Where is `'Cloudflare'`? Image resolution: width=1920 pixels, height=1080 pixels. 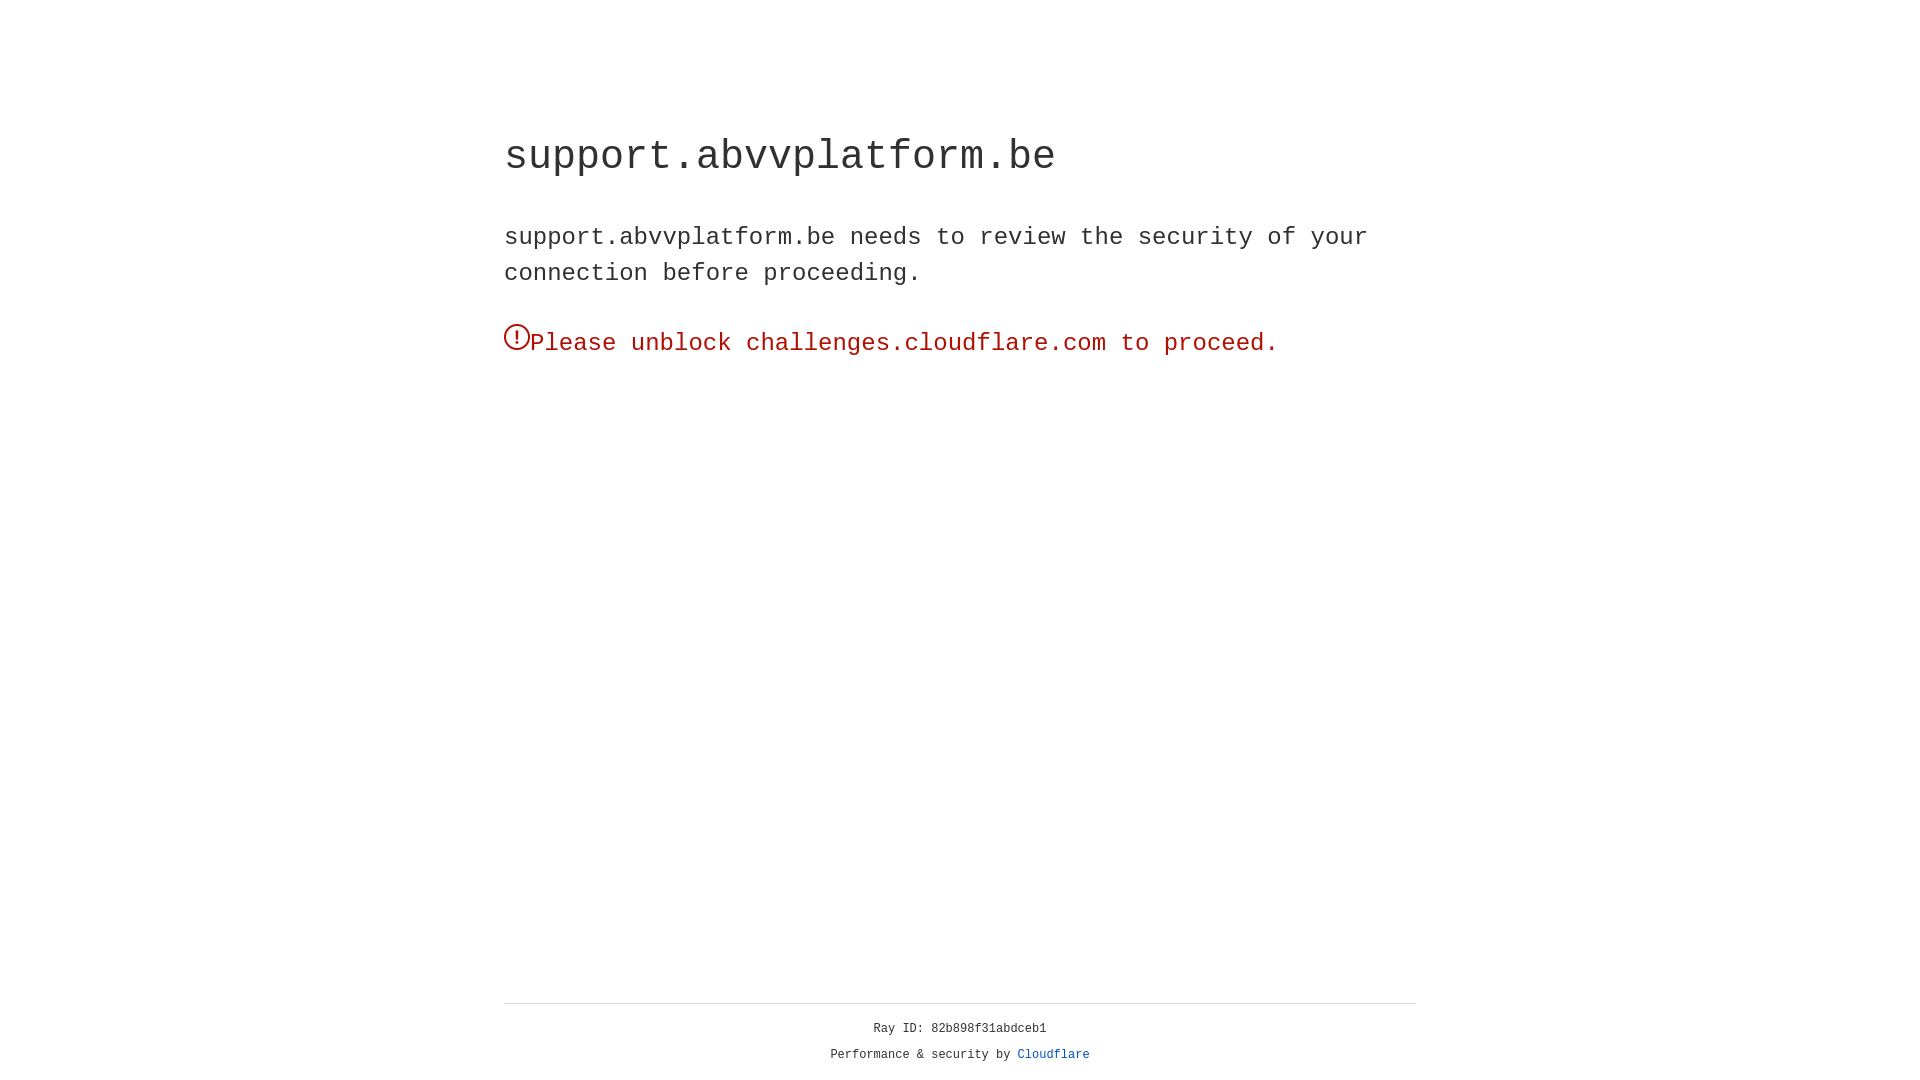
'Cloudflare' is located at coordinates (1053, 1054).